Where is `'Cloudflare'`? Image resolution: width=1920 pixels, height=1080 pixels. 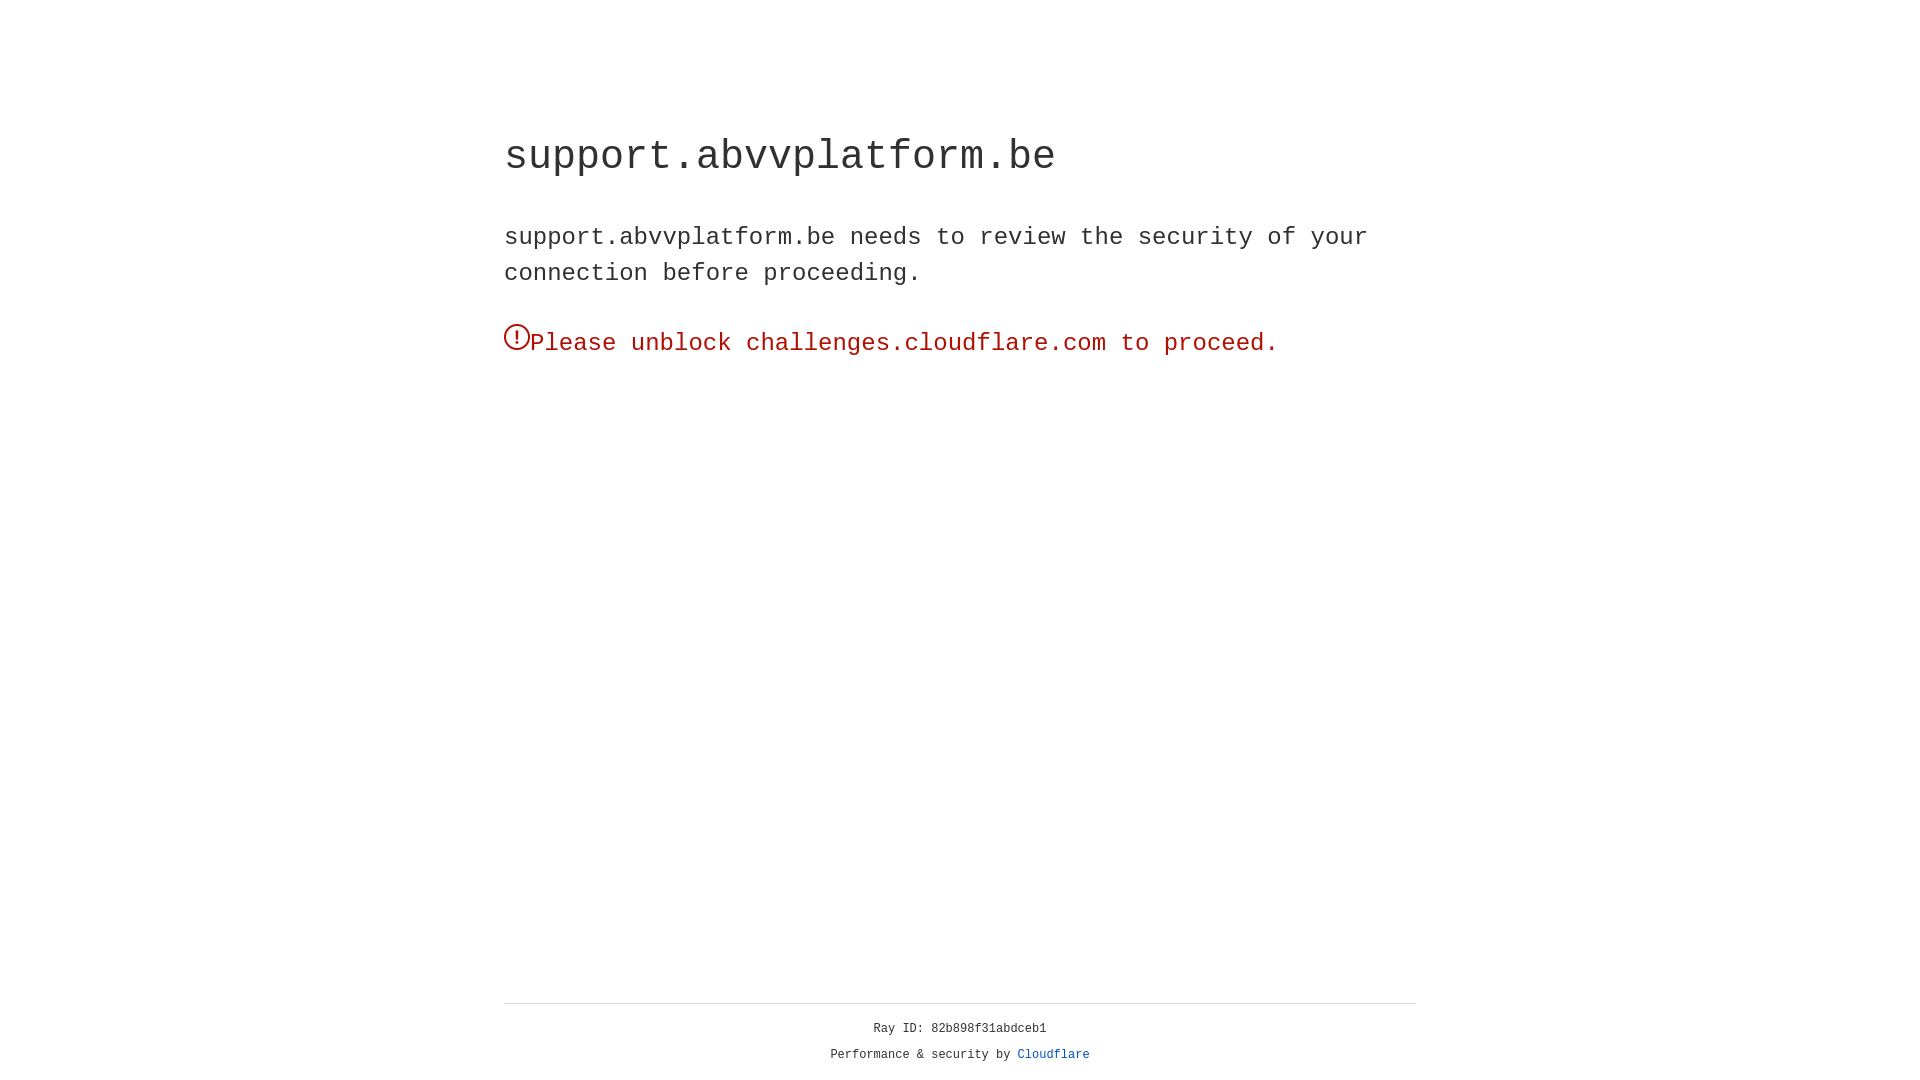
'Cloudflare' is located at coordinates (1053, 1054).